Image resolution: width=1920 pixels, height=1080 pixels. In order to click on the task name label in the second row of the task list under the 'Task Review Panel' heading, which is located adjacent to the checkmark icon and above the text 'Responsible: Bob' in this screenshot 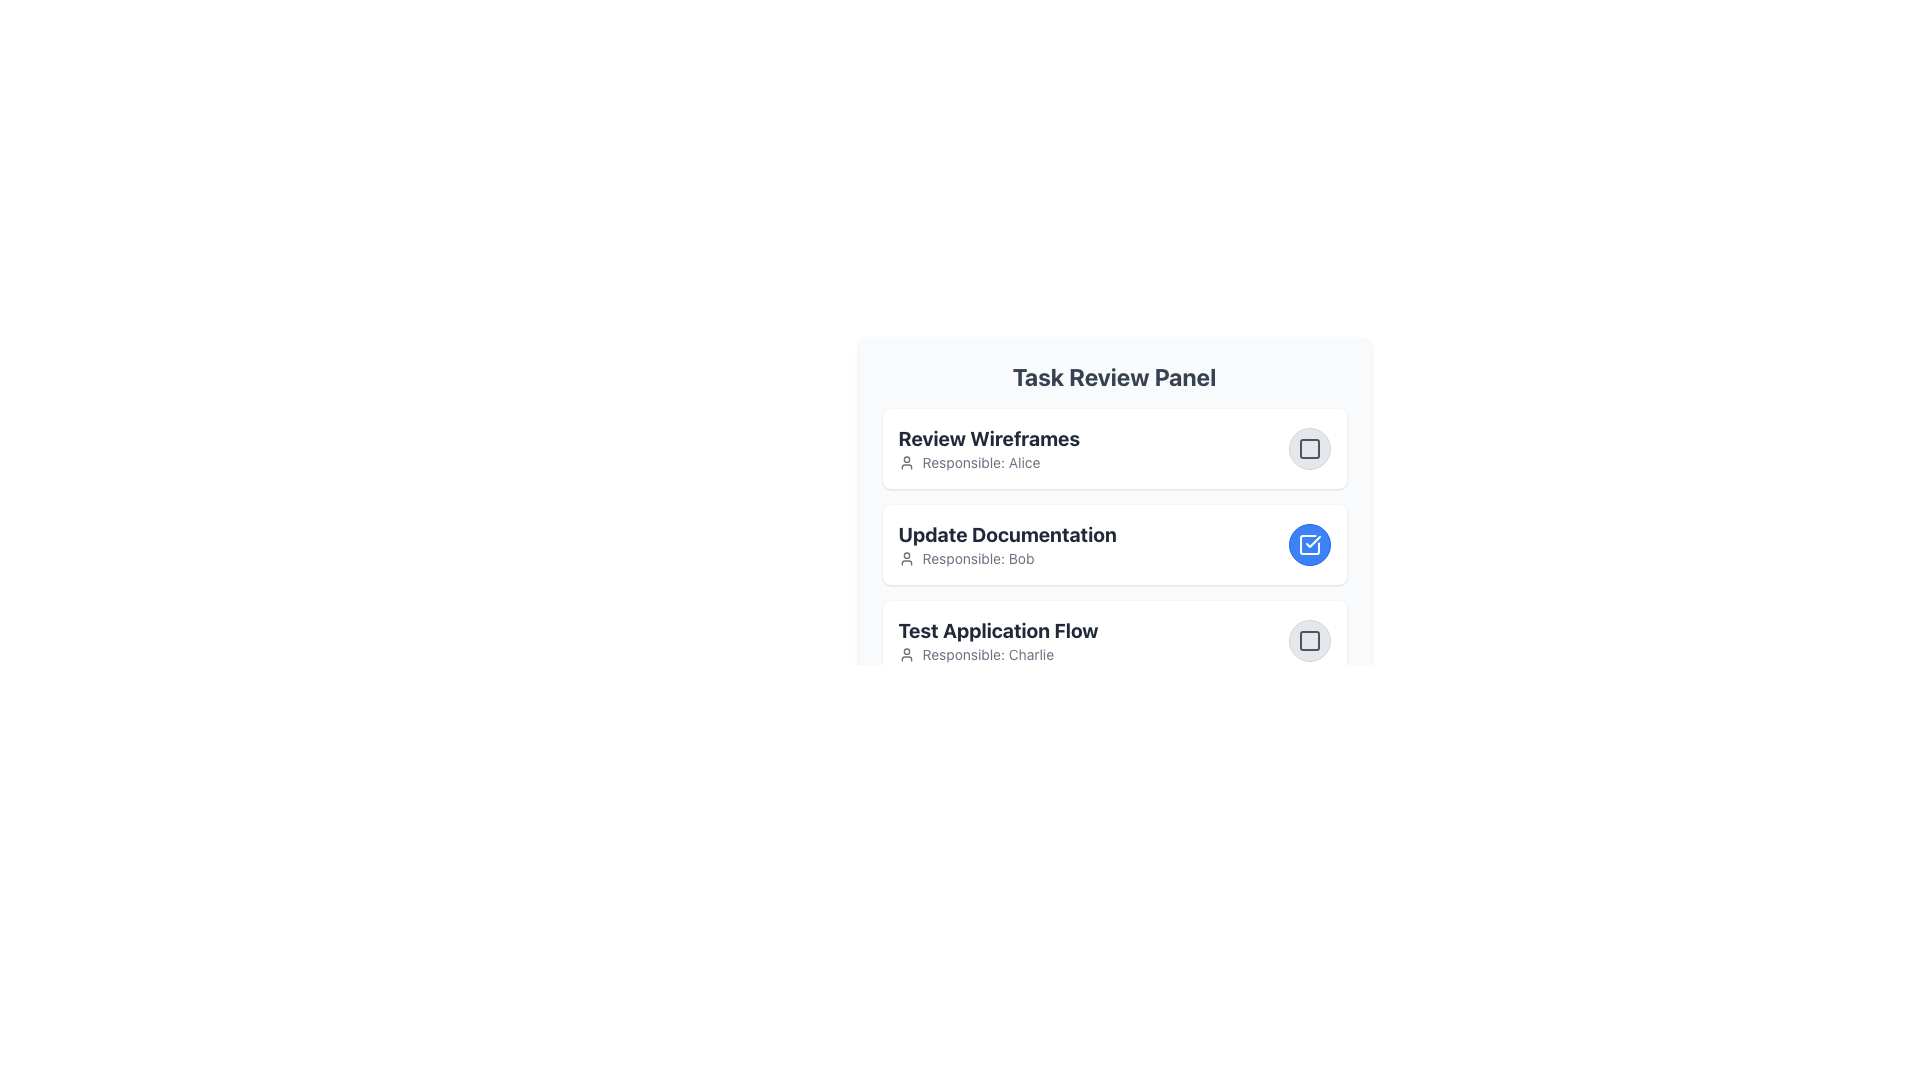, I will do `click(1007, 534)`.